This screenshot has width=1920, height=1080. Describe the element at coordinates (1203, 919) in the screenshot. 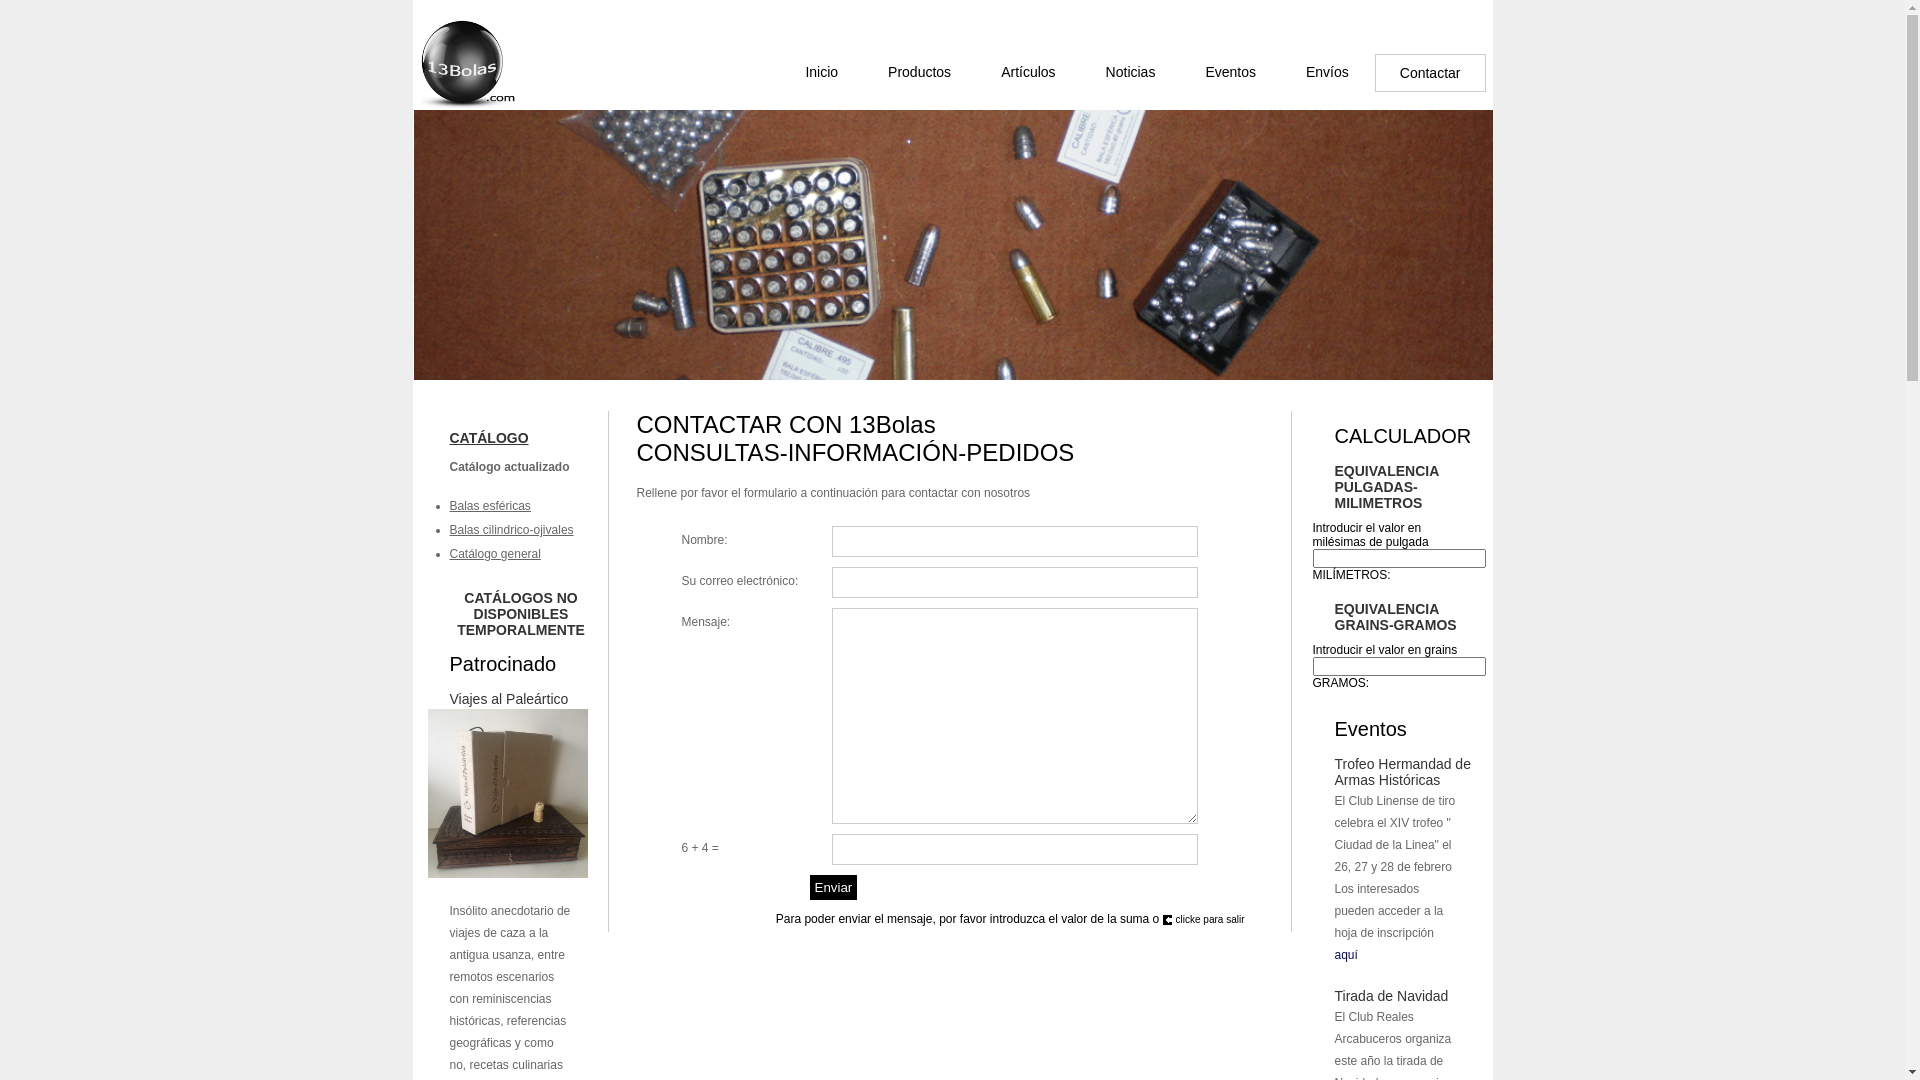

I see `'clicke para salir'` at that location.